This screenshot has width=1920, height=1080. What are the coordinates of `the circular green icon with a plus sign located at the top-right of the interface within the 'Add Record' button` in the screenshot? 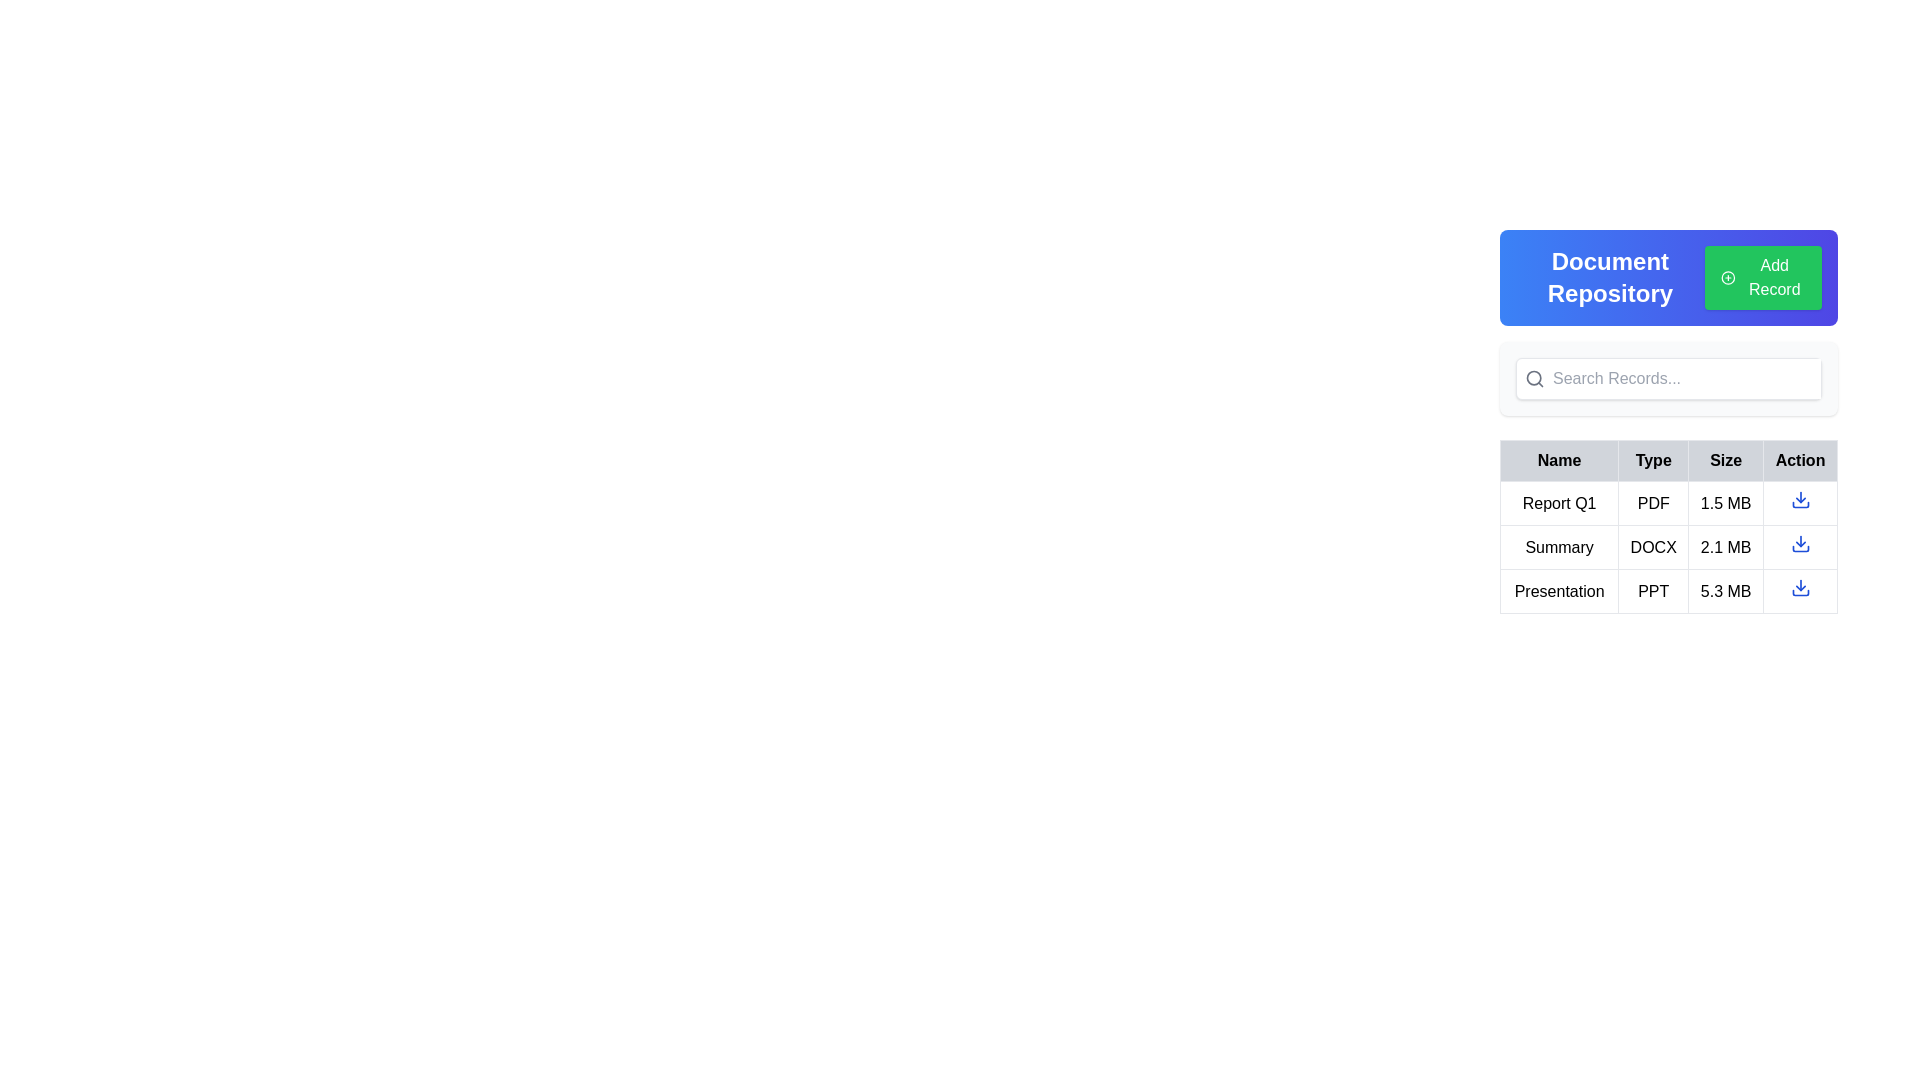 It's located at (1727, 277).